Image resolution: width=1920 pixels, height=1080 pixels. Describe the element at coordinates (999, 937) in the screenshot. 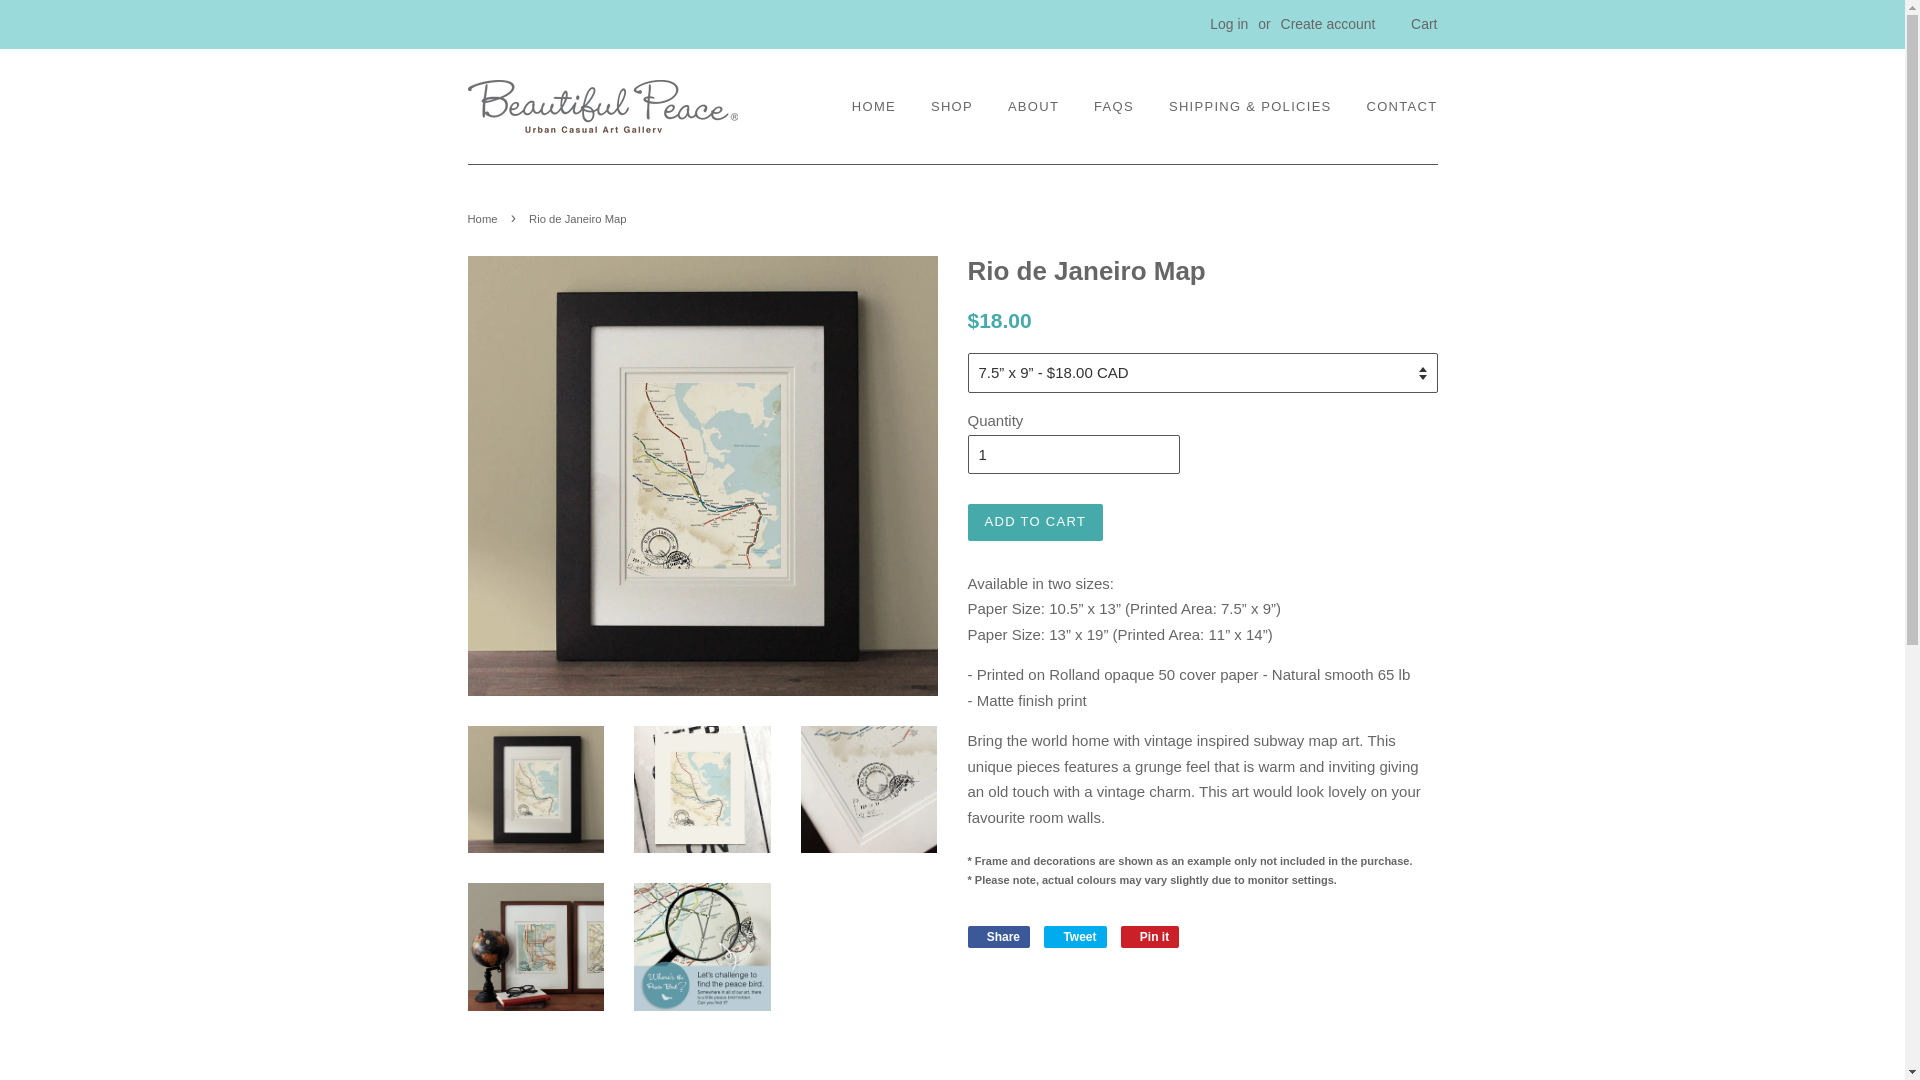

I see `'Share` at that location.